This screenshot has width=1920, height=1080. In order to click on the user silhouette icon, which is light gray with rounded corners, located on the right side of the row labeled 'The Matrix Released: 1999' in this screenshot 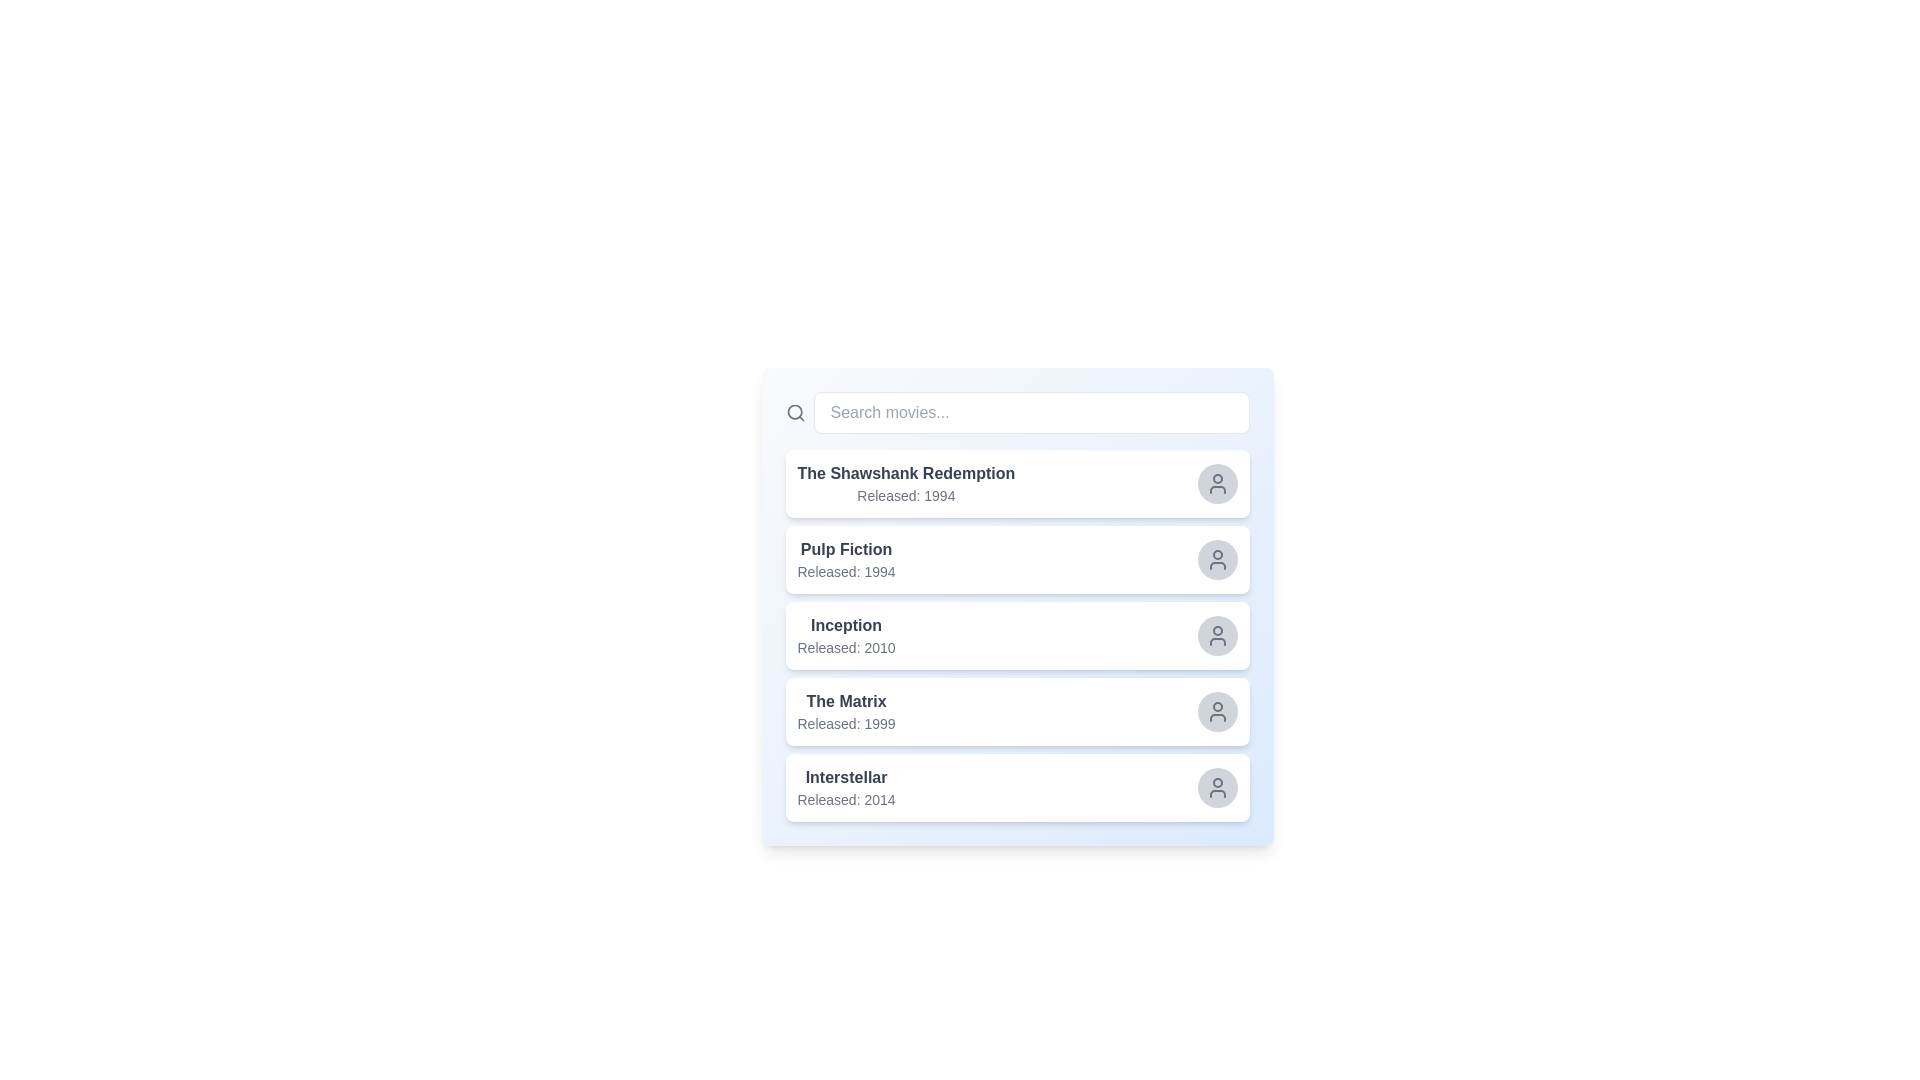, I will do `click(1216, 711)`.